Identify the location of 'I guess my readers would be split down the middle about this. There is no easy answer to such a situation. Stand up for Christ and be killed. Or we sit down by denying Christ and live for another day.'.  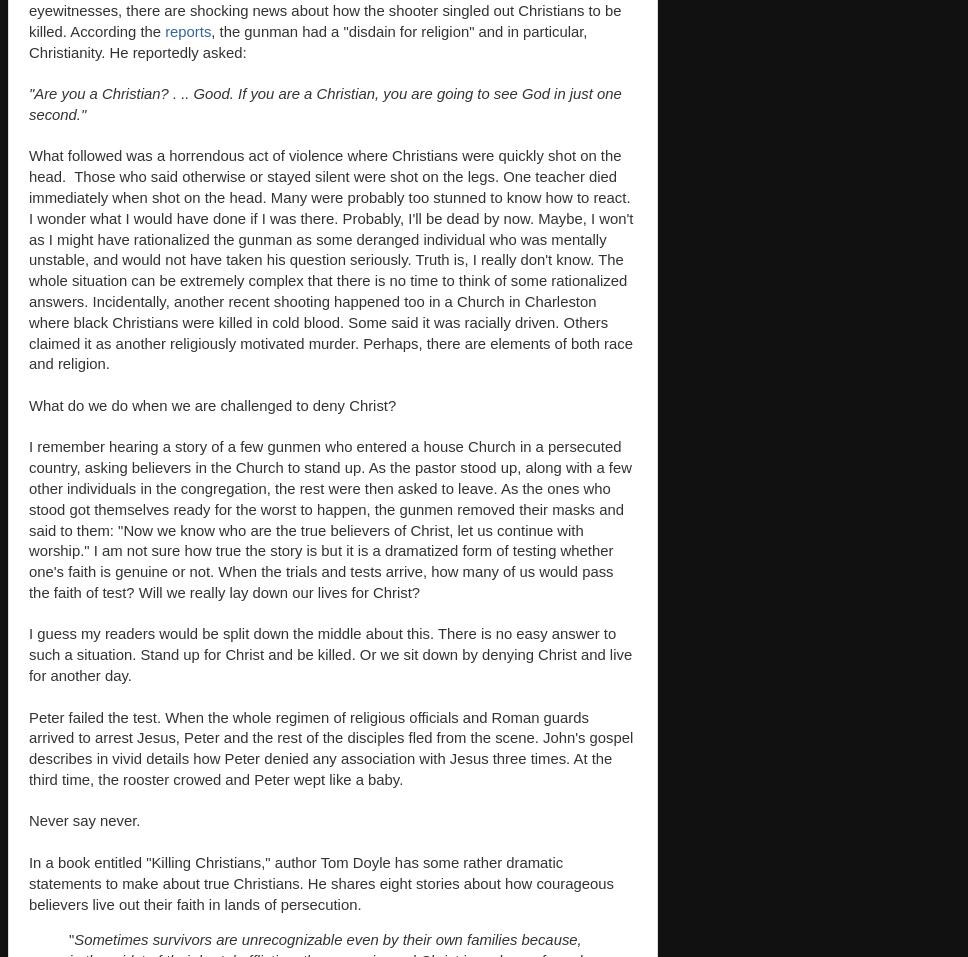
(330, 653).